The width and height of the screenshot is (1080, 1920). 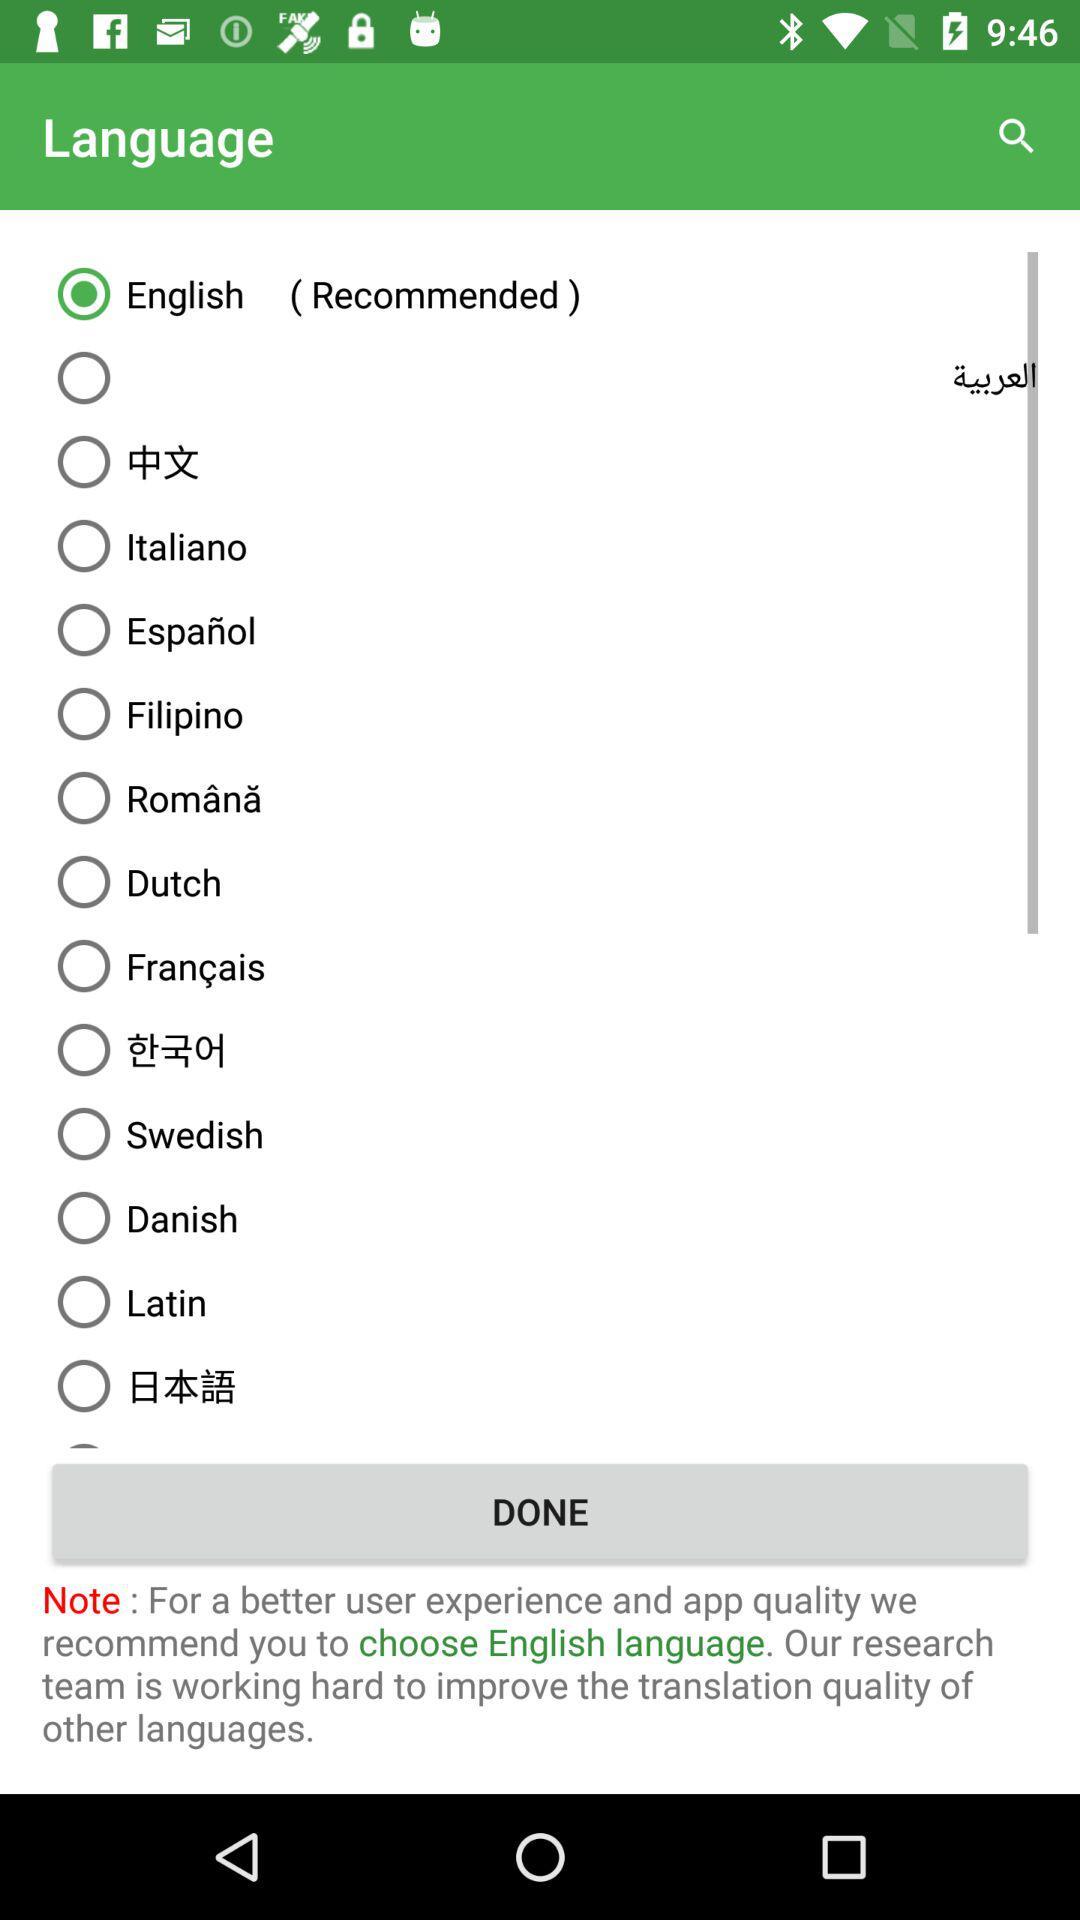 What do you see at coordinates (540, 460) in the screenshot?
I see `icon above the italiano item` at bounding box center [540, 460].